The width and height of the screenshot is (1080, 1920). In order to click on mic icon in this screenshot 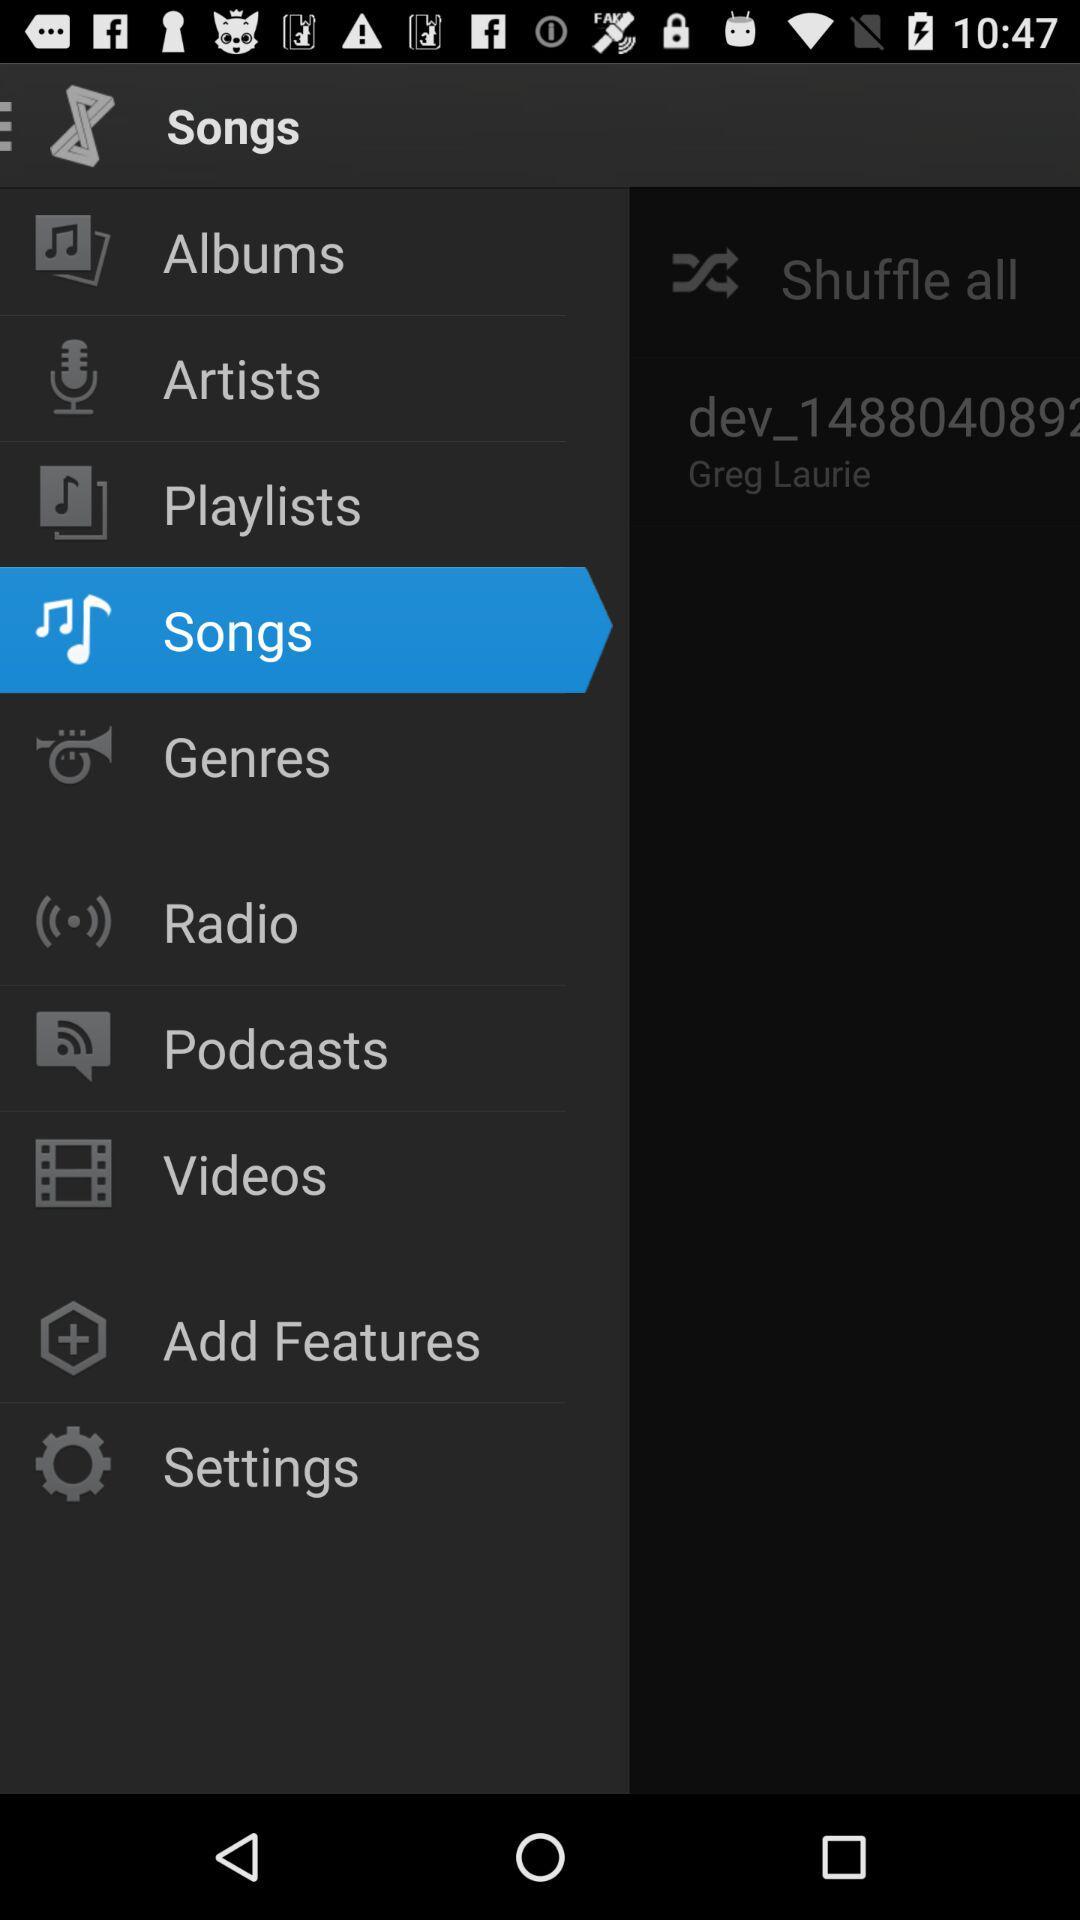, I will do `click(72, 378)`.